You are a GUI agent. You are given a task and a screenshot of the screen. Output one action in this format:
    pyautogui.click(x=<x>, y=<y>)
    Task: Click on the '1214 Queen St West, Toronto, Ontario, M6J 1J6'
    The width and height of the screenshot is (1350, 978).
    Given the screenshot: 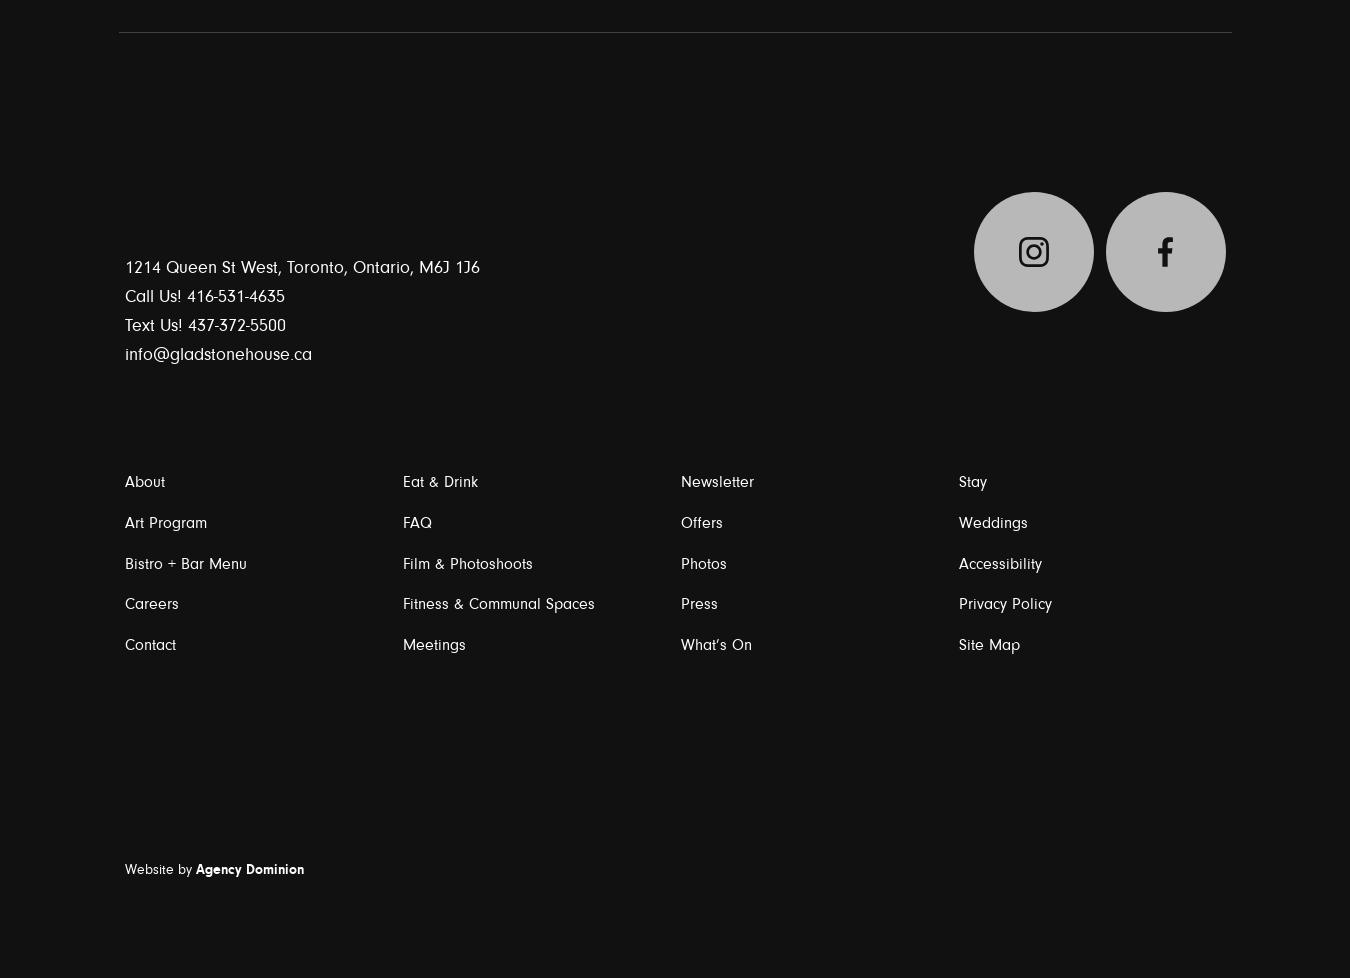 What is the action you would take?
    pyautogui.click(x=300, y=266)
    